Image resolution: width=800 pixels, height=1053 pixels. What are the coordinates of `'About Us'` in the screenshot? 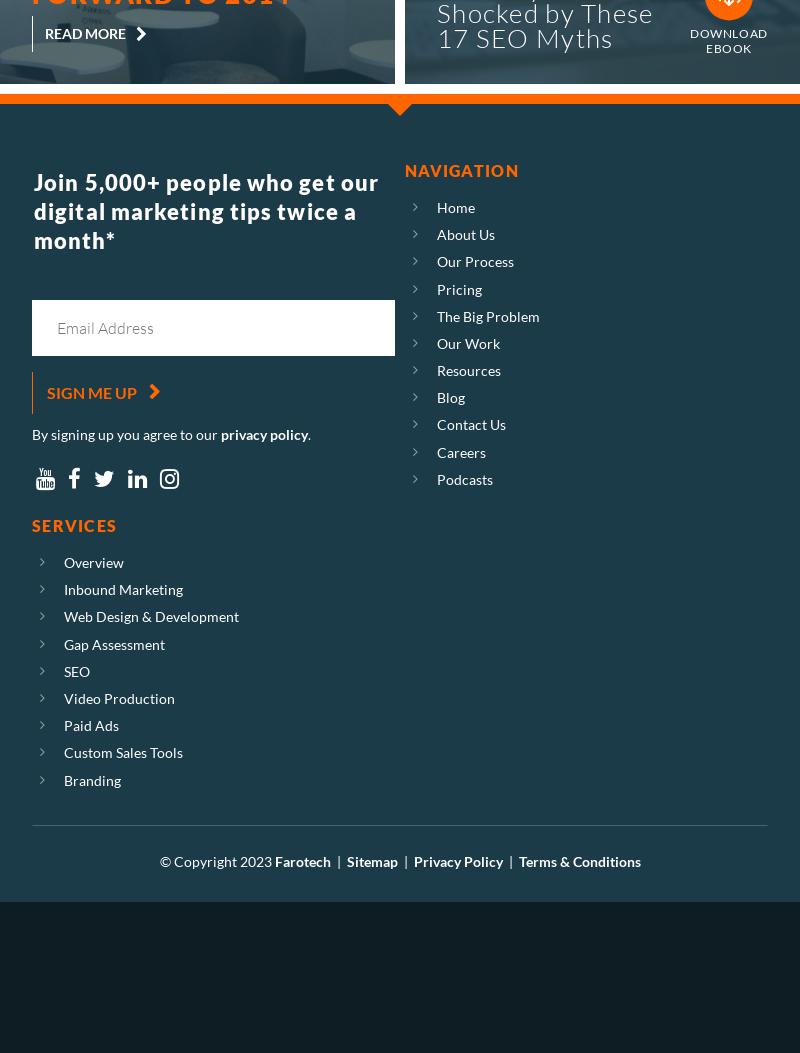 It's located at (465, 234).